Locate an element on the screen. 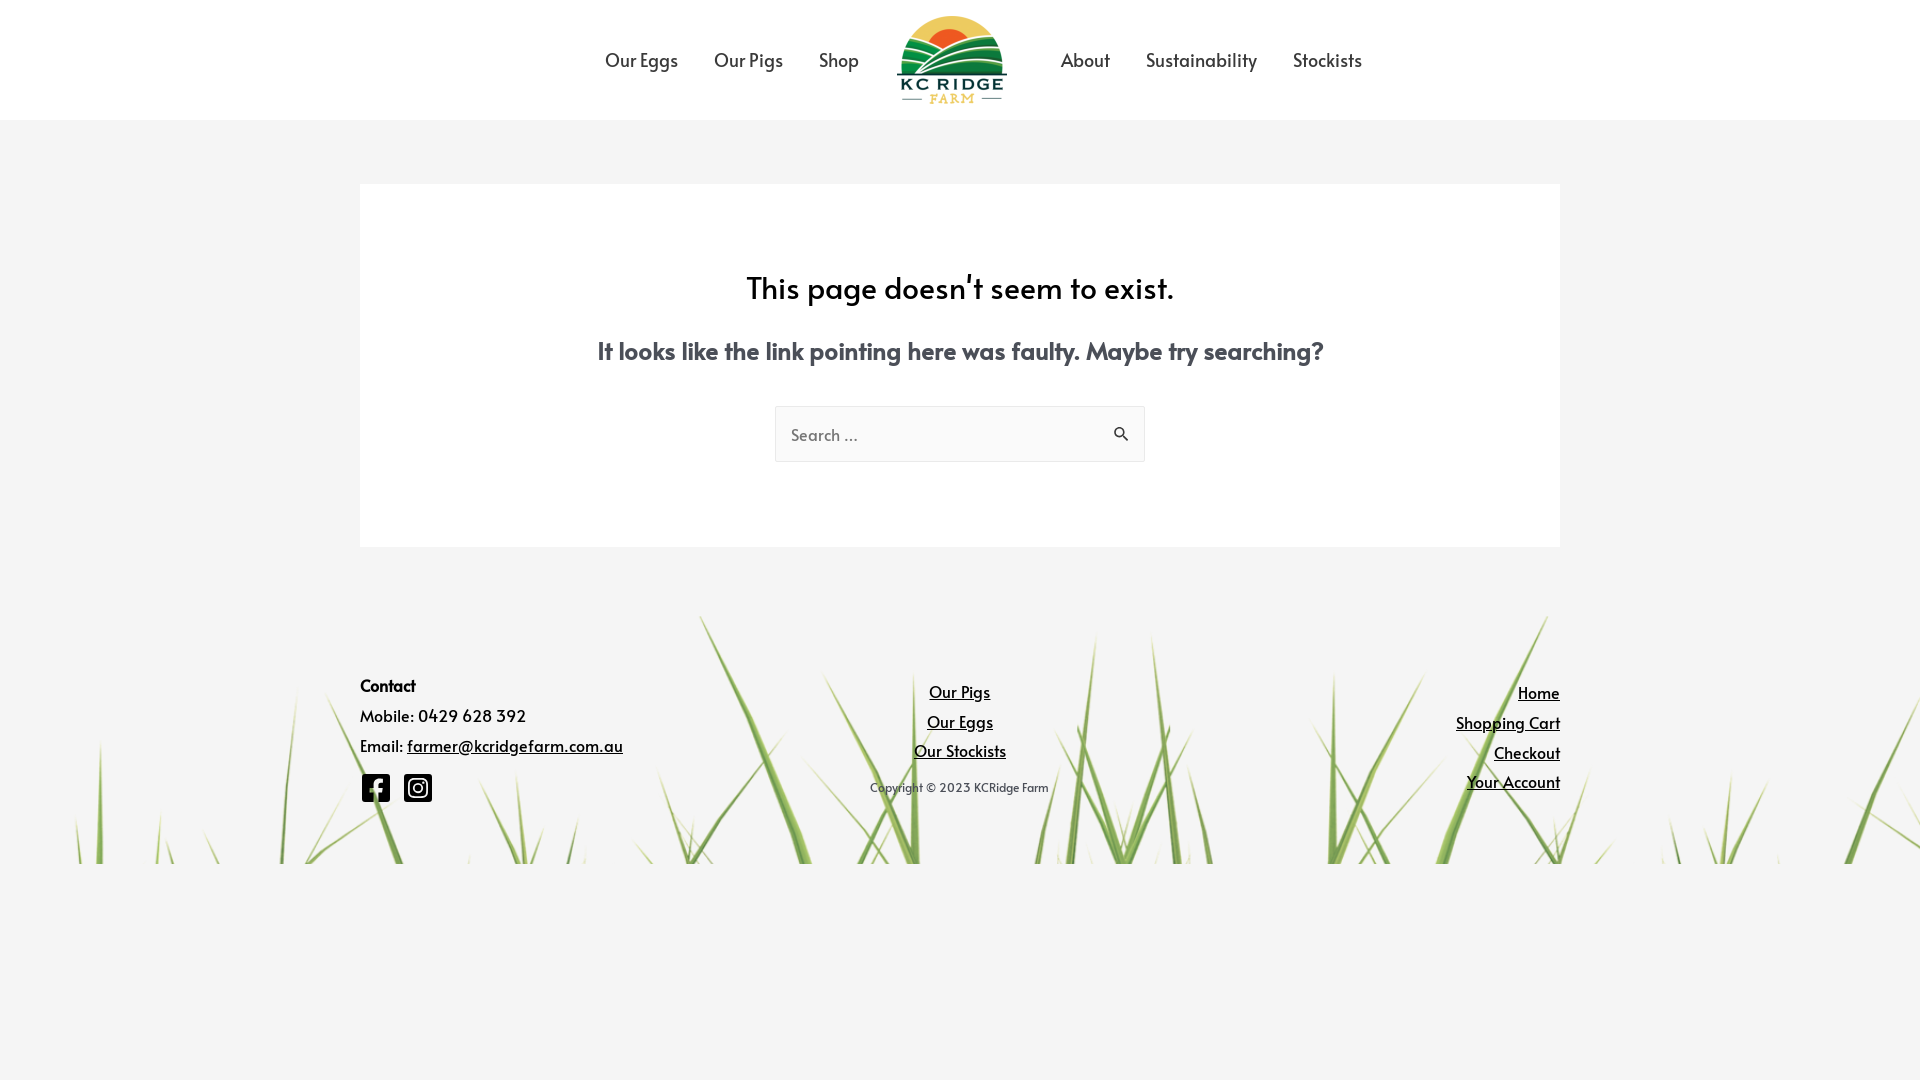 The width and height of the screenshot is (1920, 1080). 'Shop' is located at coordinates (801, 59).